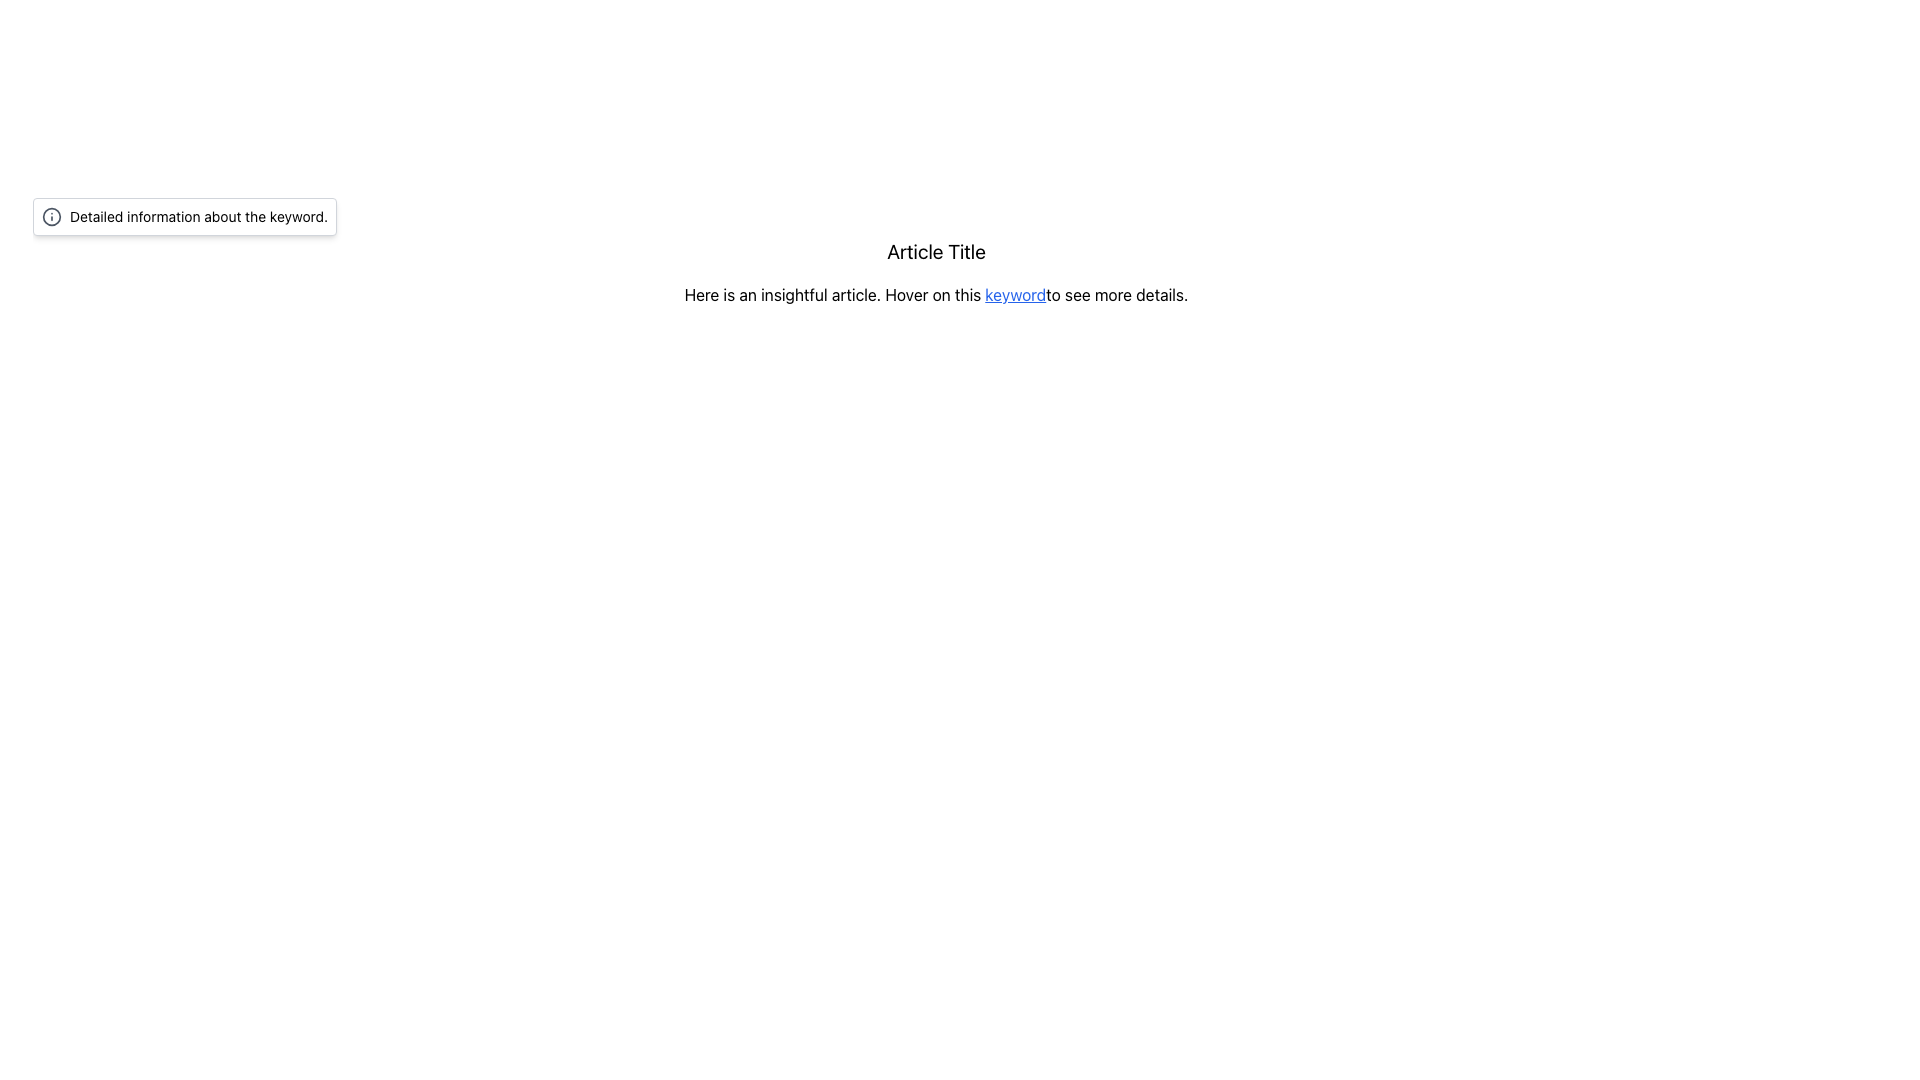 Image resolution: width=1920 pixels, height=1080 pixels. What do you see at coordinates (1015, 294) in the screenshot?
I see `the hyperlink styled in blue font with an underline that represents the word 'keyword', located in the sentence: 'Here is an insightful article. Hover on this keyword` at bounding box center [1015, 294].